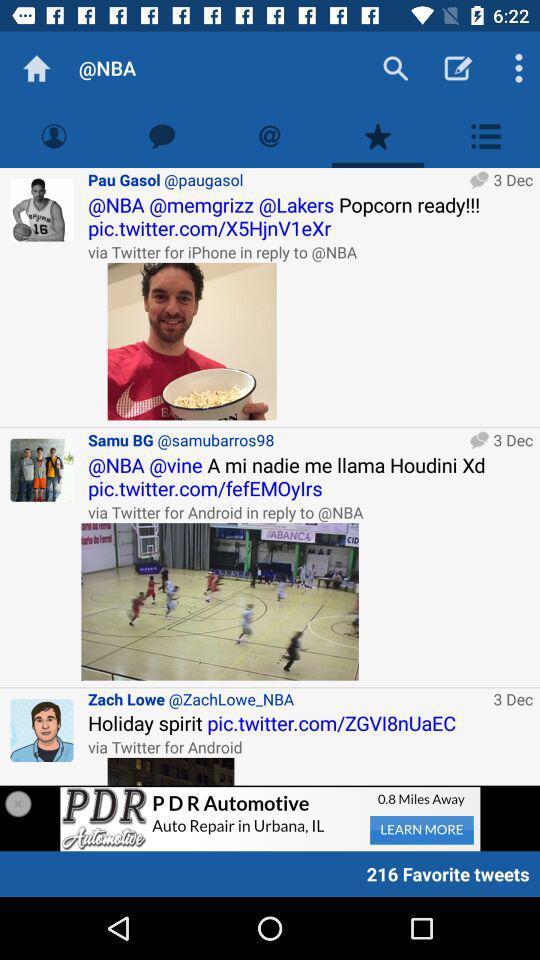 This screenshot has width=540, height=960. I want to click on the icon above the pau gasol @paugasol icon, so click(270, 135).